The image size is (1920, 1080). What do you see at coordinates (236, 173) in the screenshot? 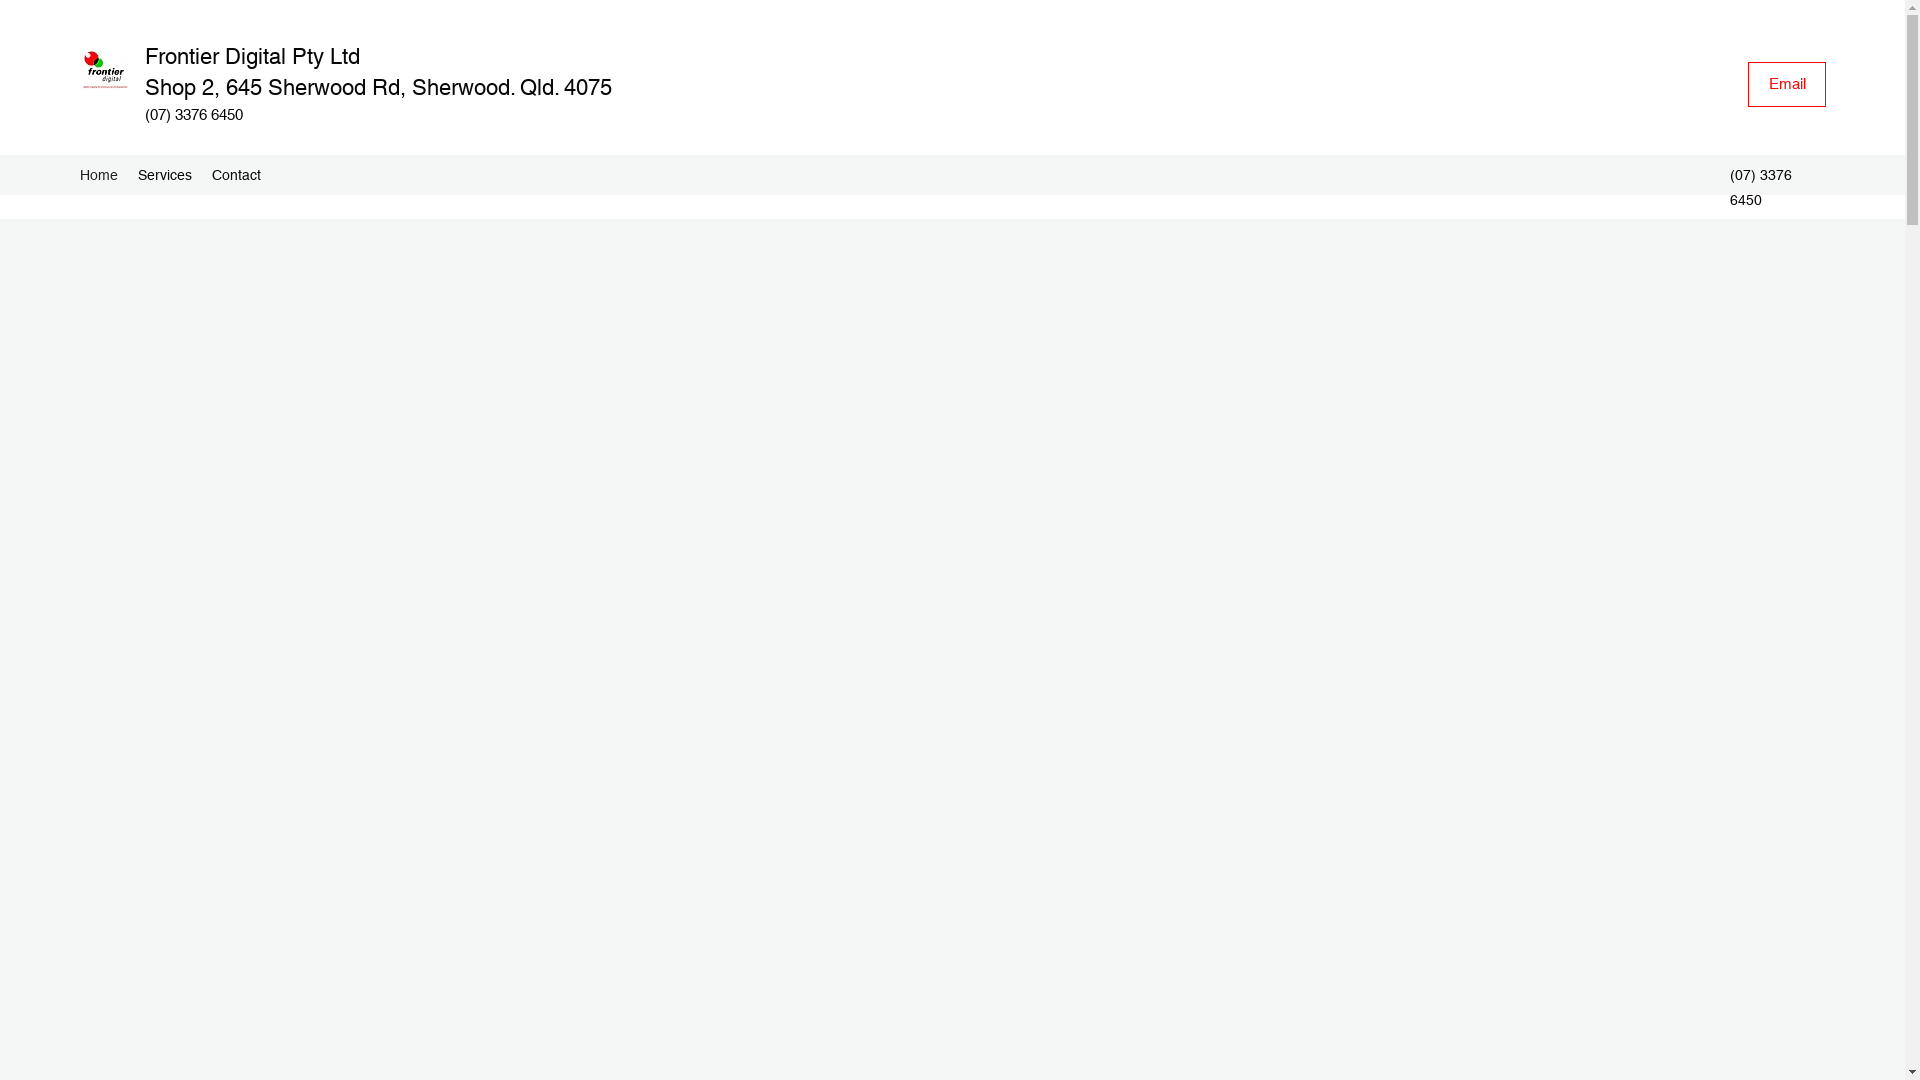
I see `'Contact'` at bounding box center [236, 173].